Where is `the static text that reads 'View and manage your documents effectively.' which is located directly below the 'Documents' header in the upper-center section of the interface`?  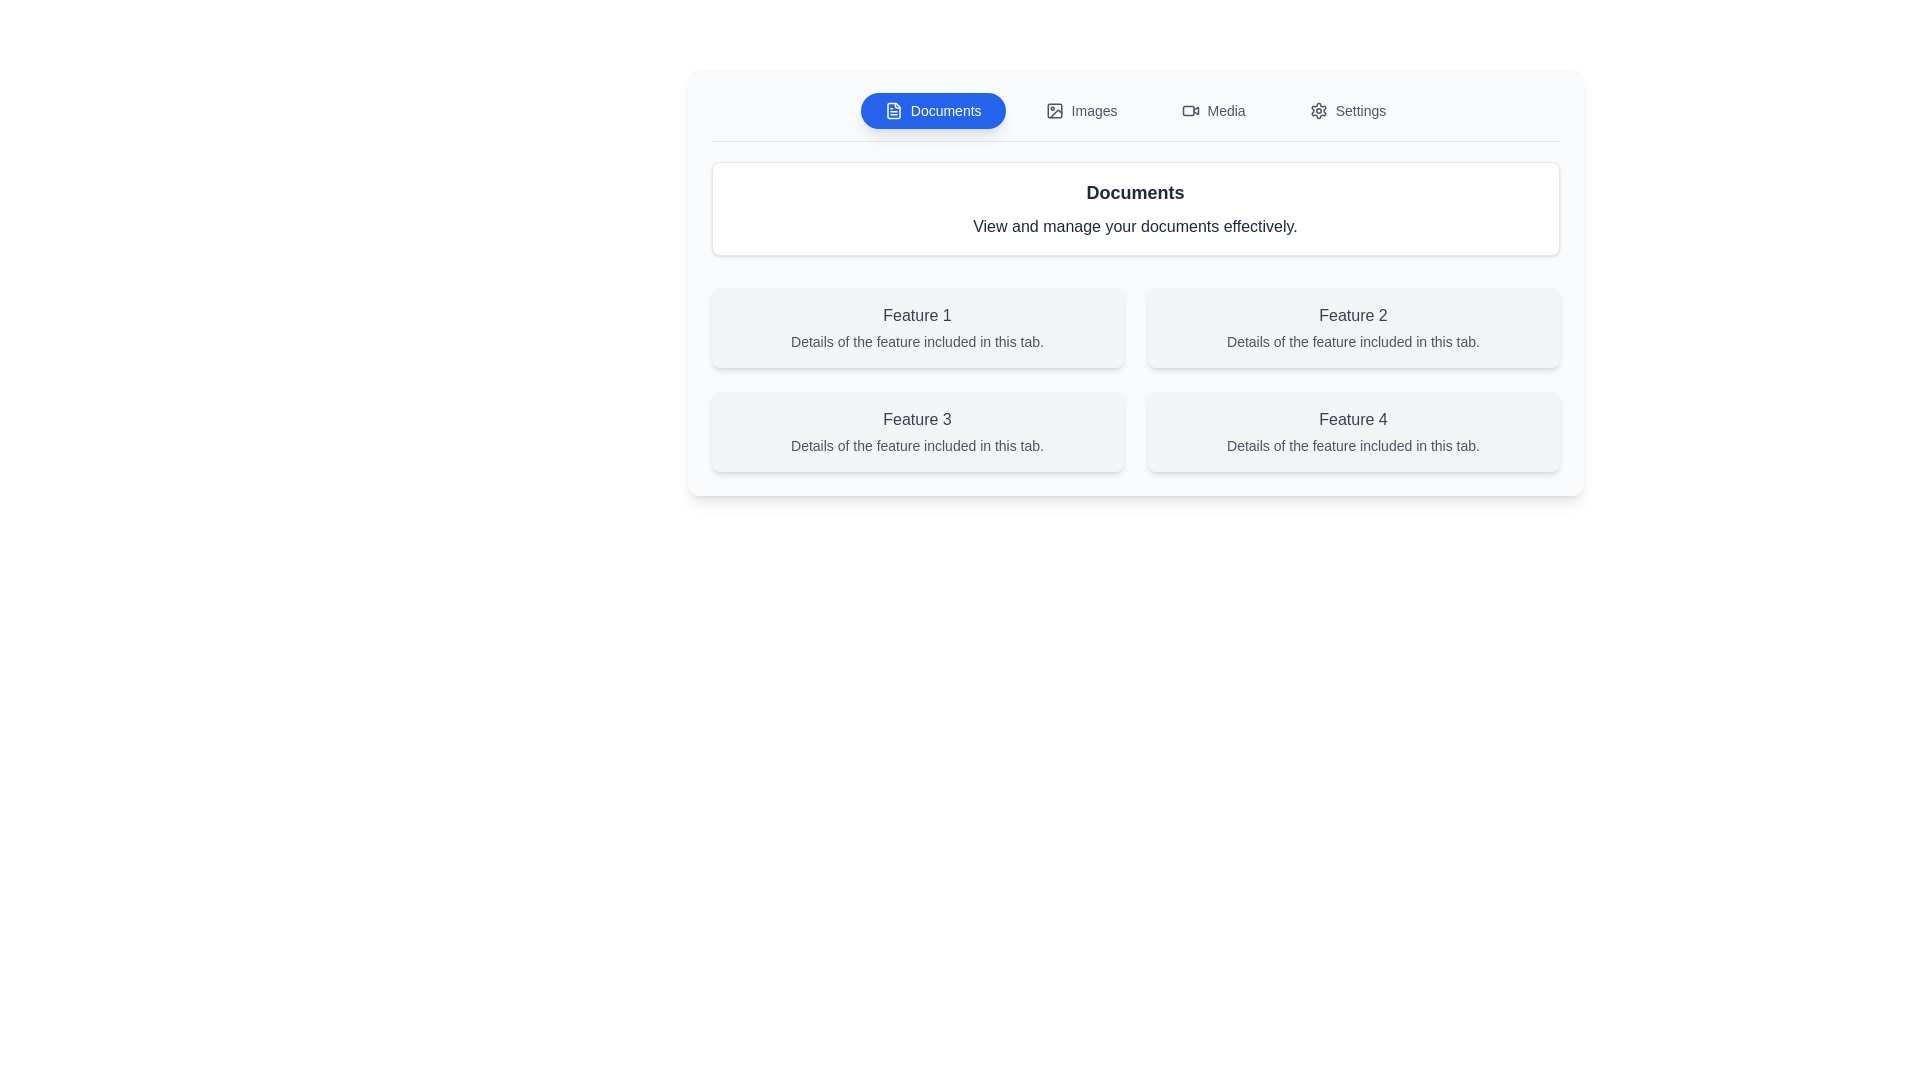 the static text that reads 'View and manage your documents effectively.' which is located directly below the 'Documents' header in the upper-center section of the interface is located at coordinates (1135, 226).